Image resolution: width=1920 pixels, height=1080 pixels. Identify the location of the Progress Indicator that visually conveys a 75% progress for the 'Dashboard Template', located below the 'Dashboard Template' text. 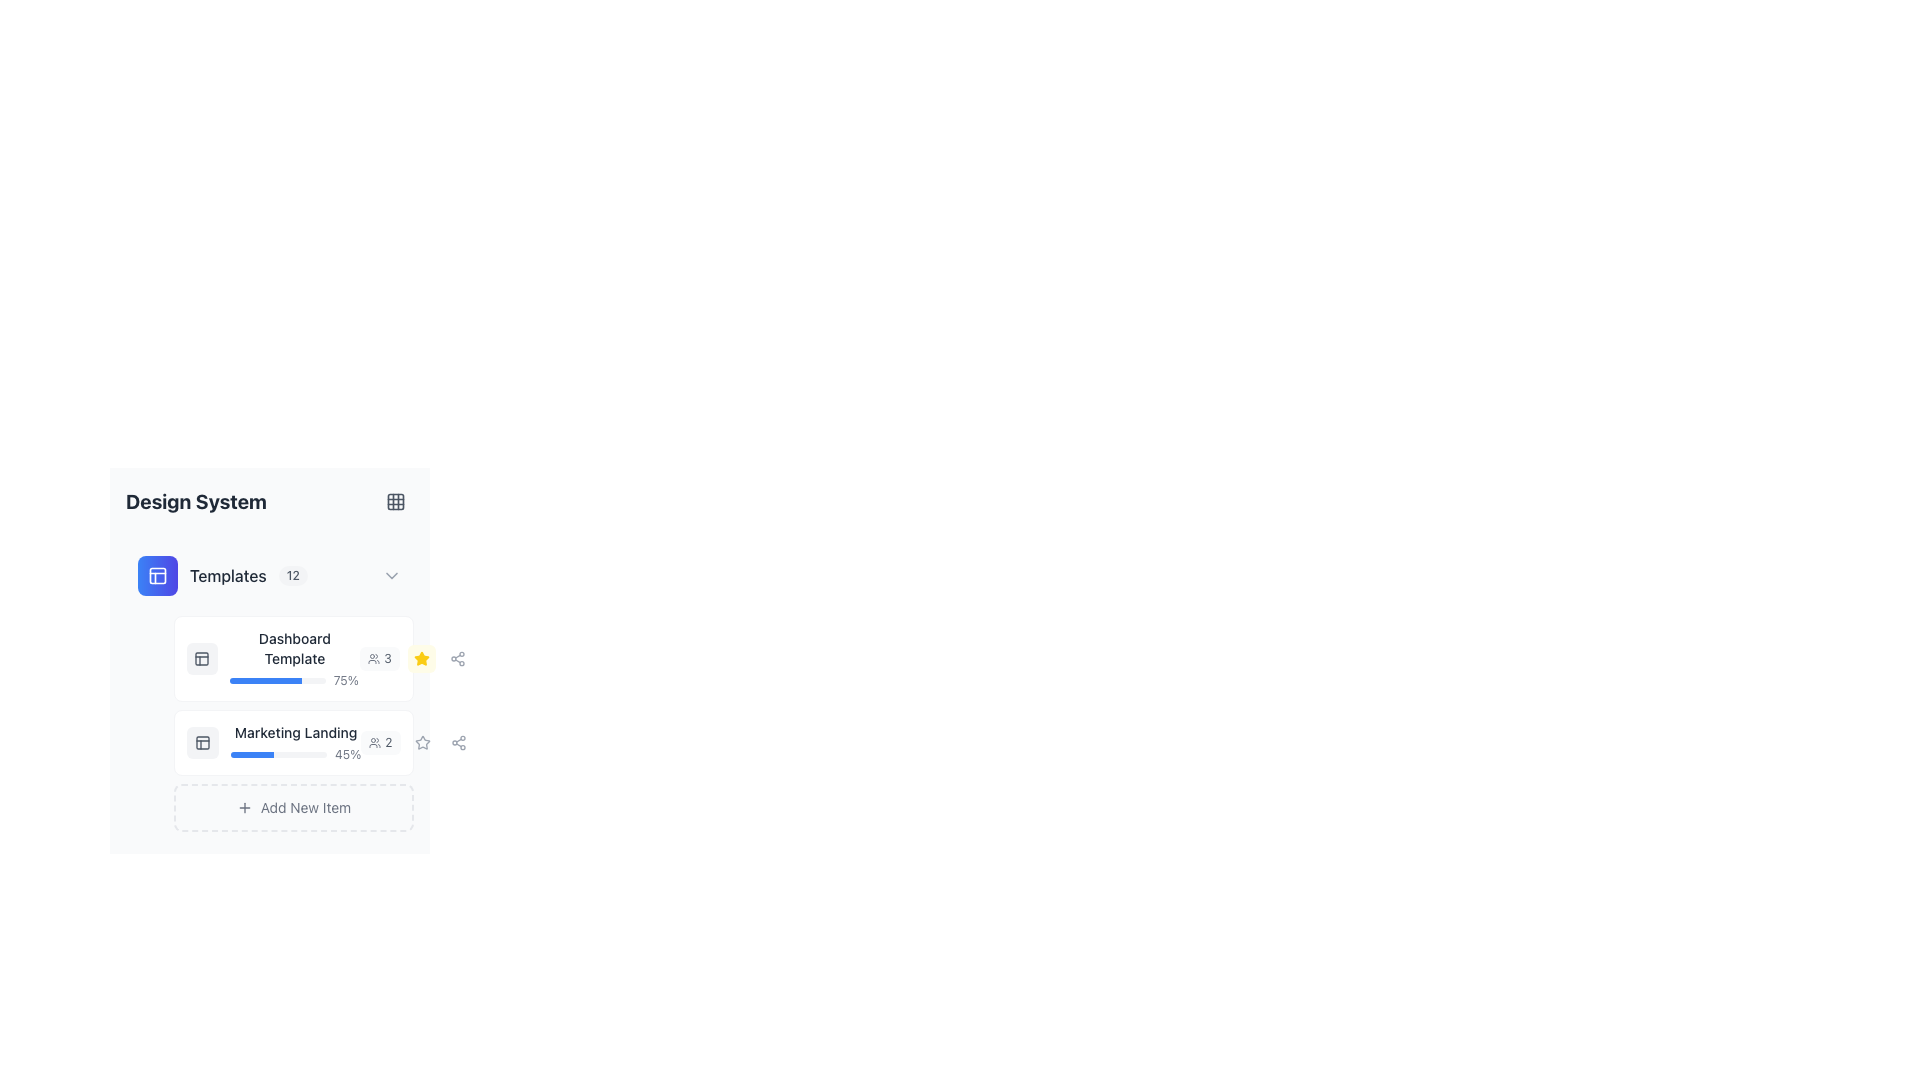
(293, 680).